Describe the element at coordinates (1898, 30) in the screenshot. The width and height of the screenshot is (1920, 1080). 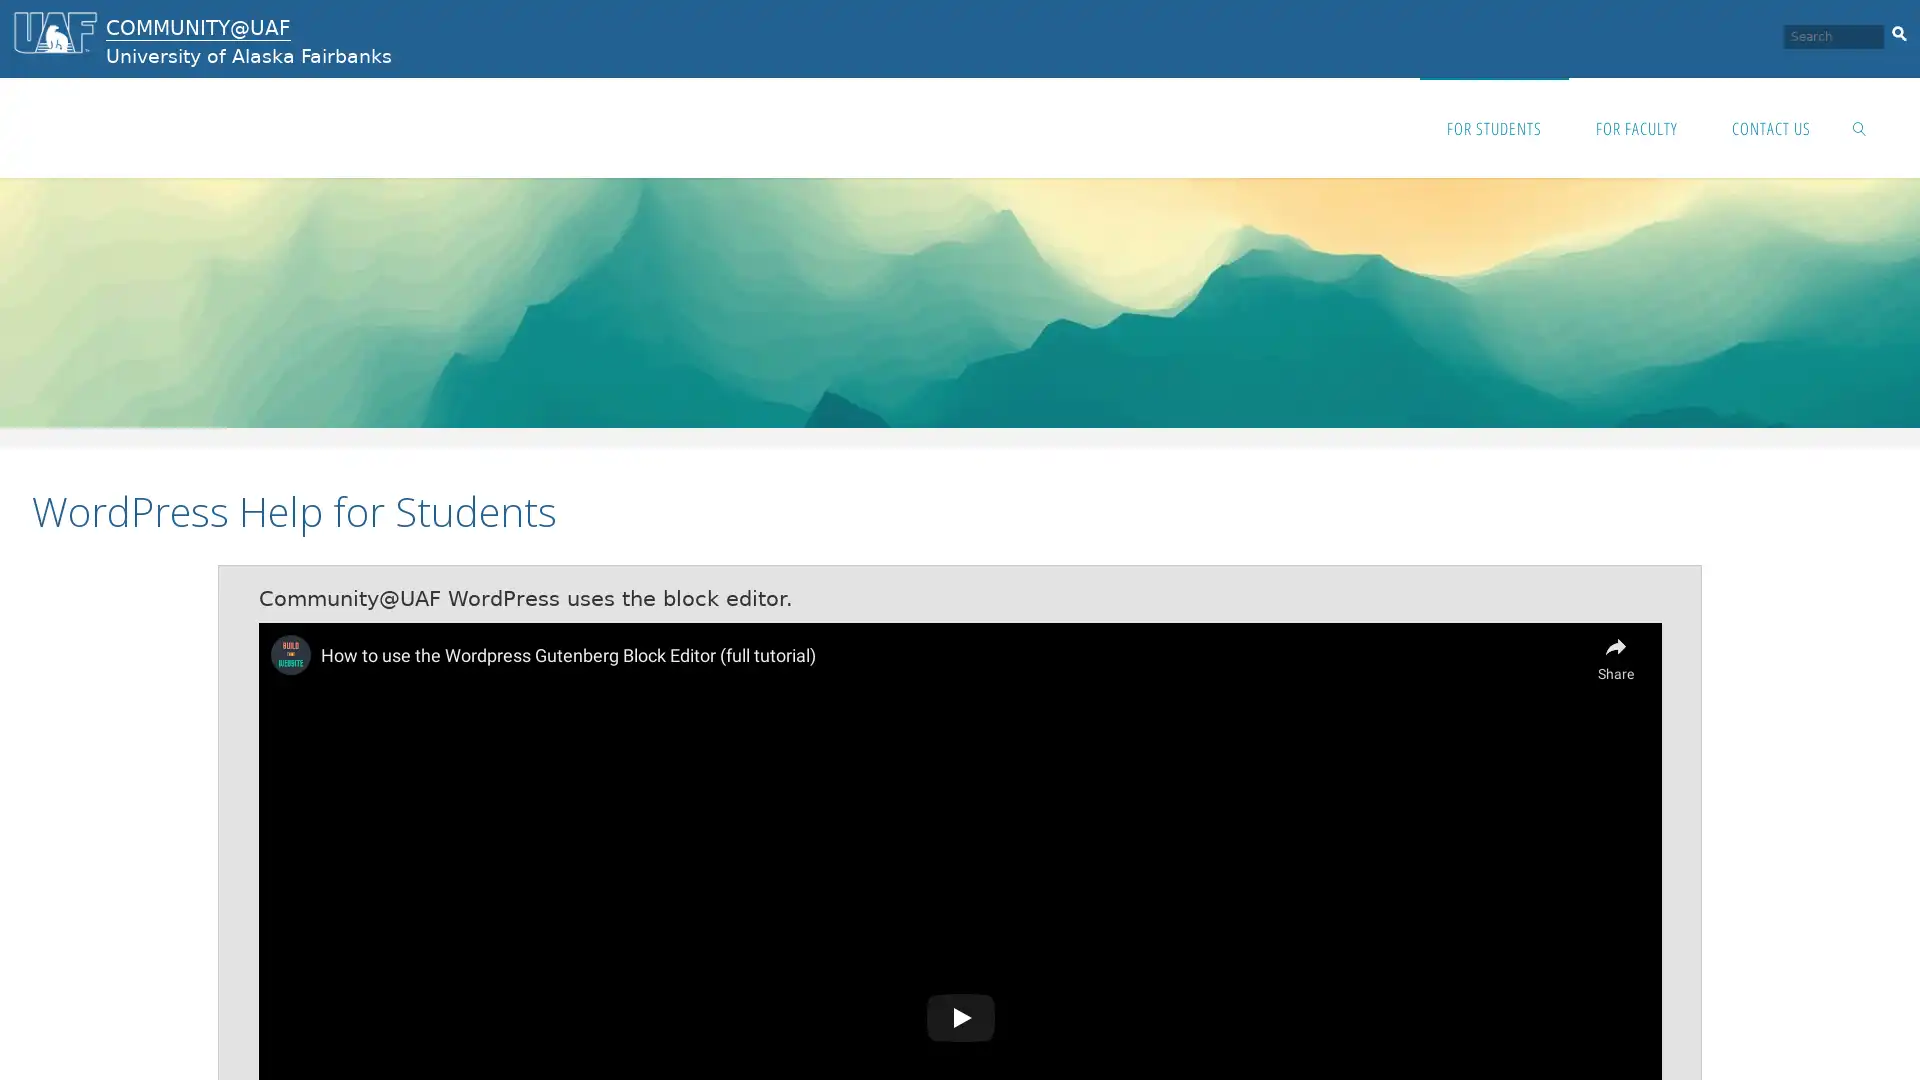
I see `search` at that location.